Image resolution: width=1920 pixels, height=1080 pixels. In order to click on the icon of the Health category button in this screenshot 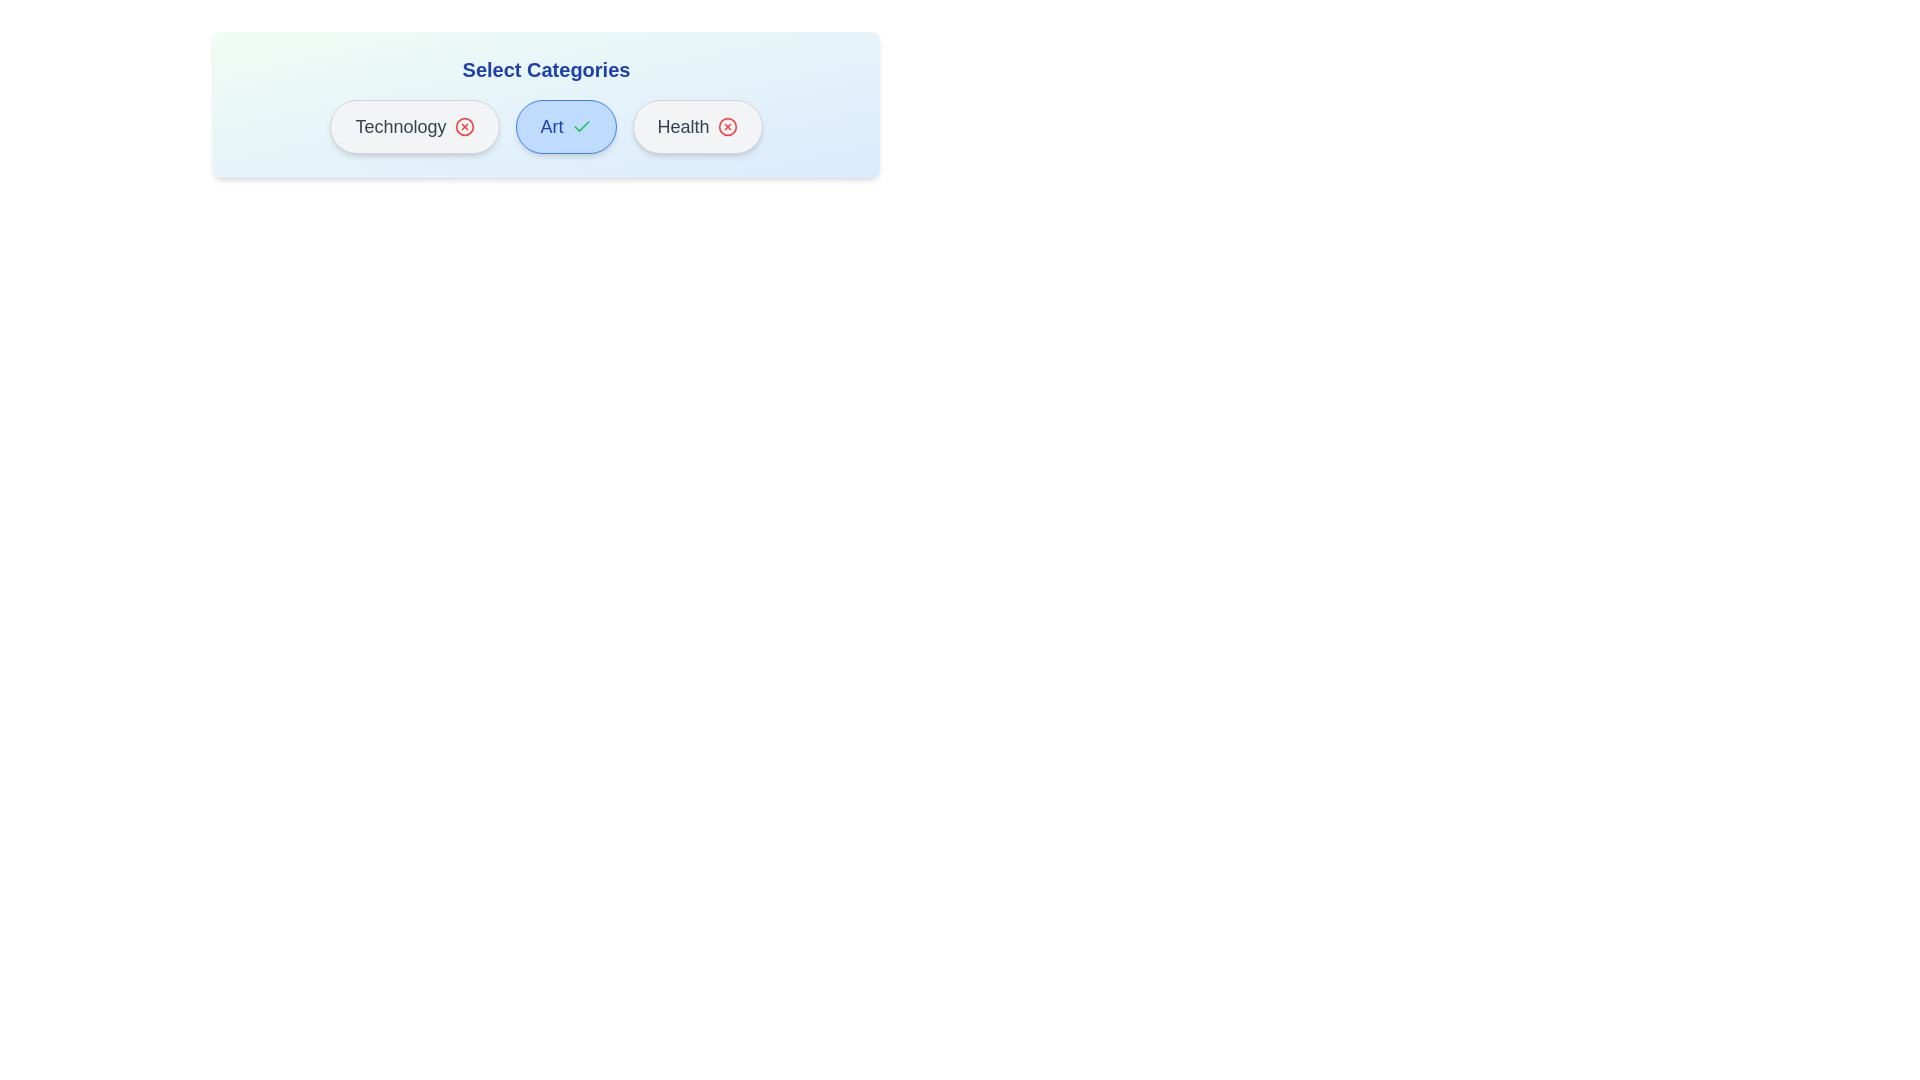, I will do `click(726, 127)`.